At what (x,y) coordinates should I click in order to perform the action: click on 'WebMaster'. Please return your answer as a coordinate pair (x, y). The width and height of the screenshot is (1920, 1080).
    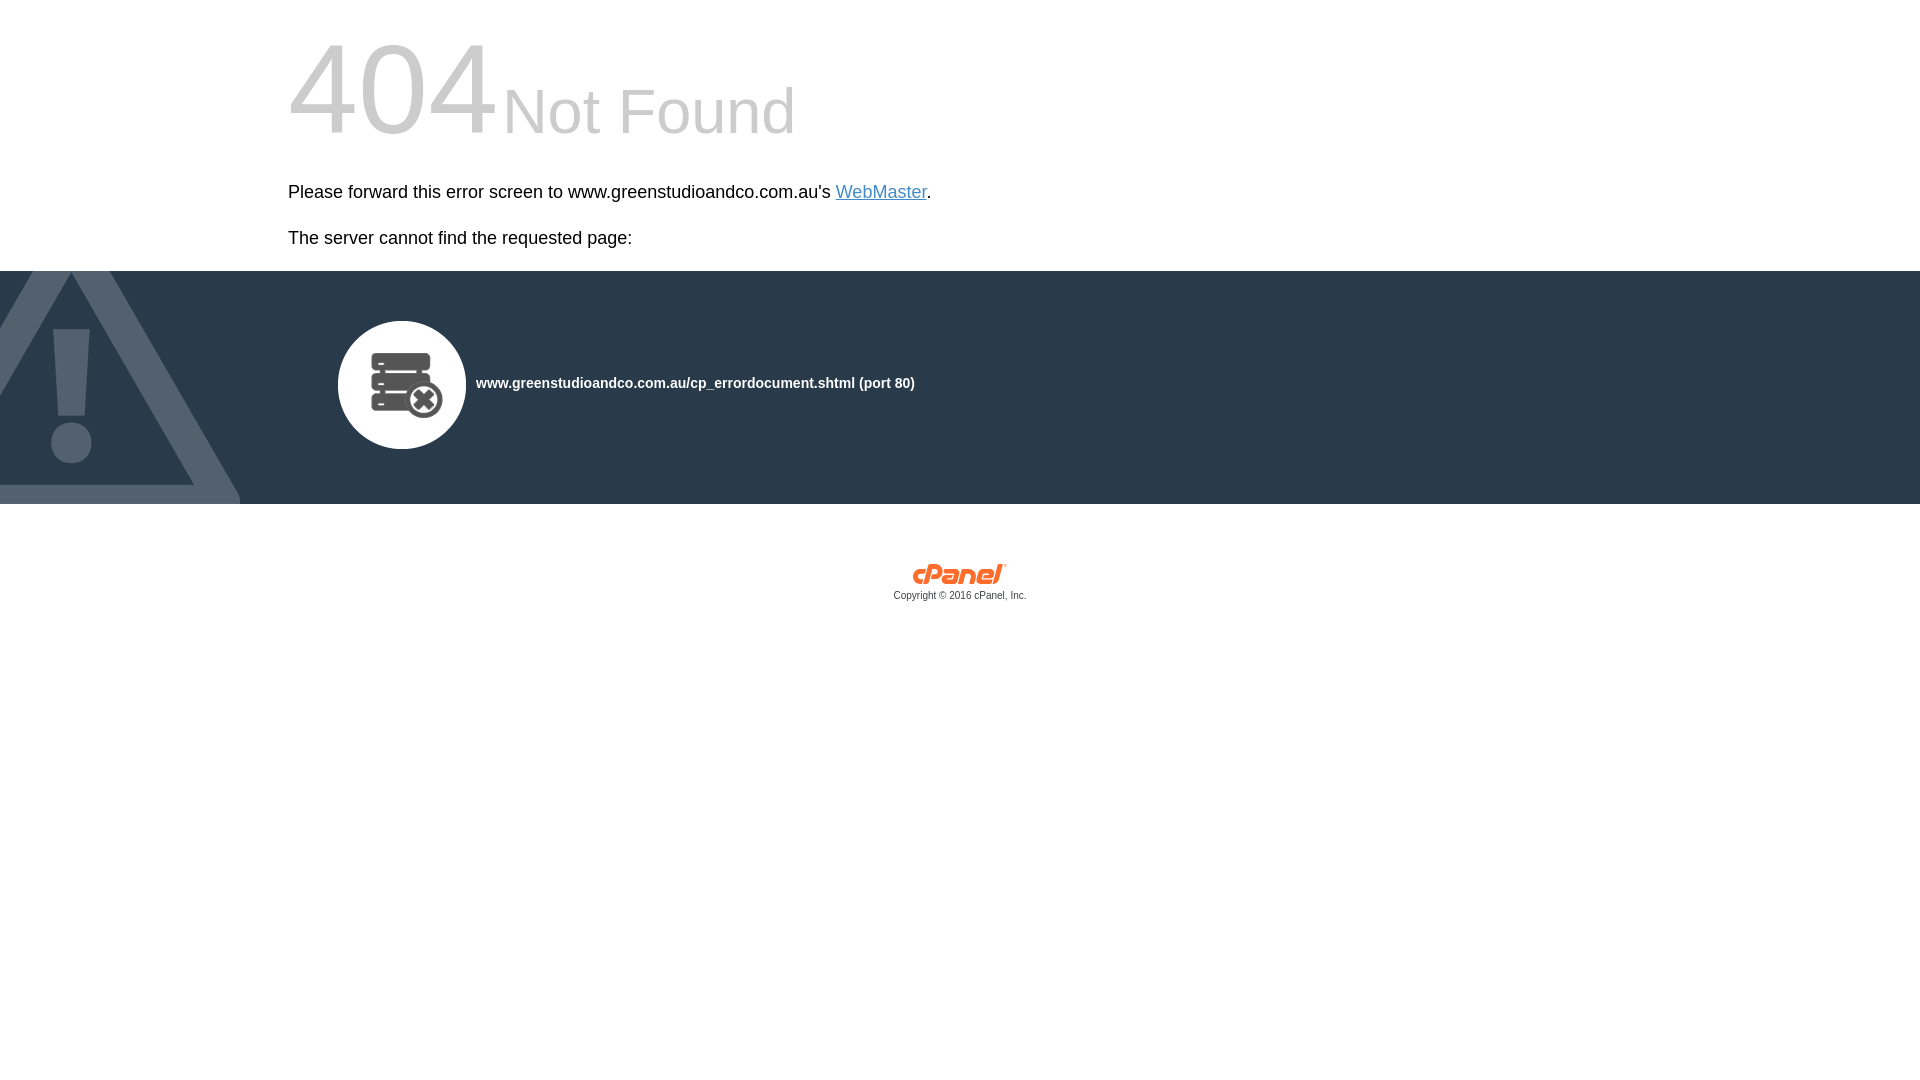
    Looking at the image, I should click on (880, 192).